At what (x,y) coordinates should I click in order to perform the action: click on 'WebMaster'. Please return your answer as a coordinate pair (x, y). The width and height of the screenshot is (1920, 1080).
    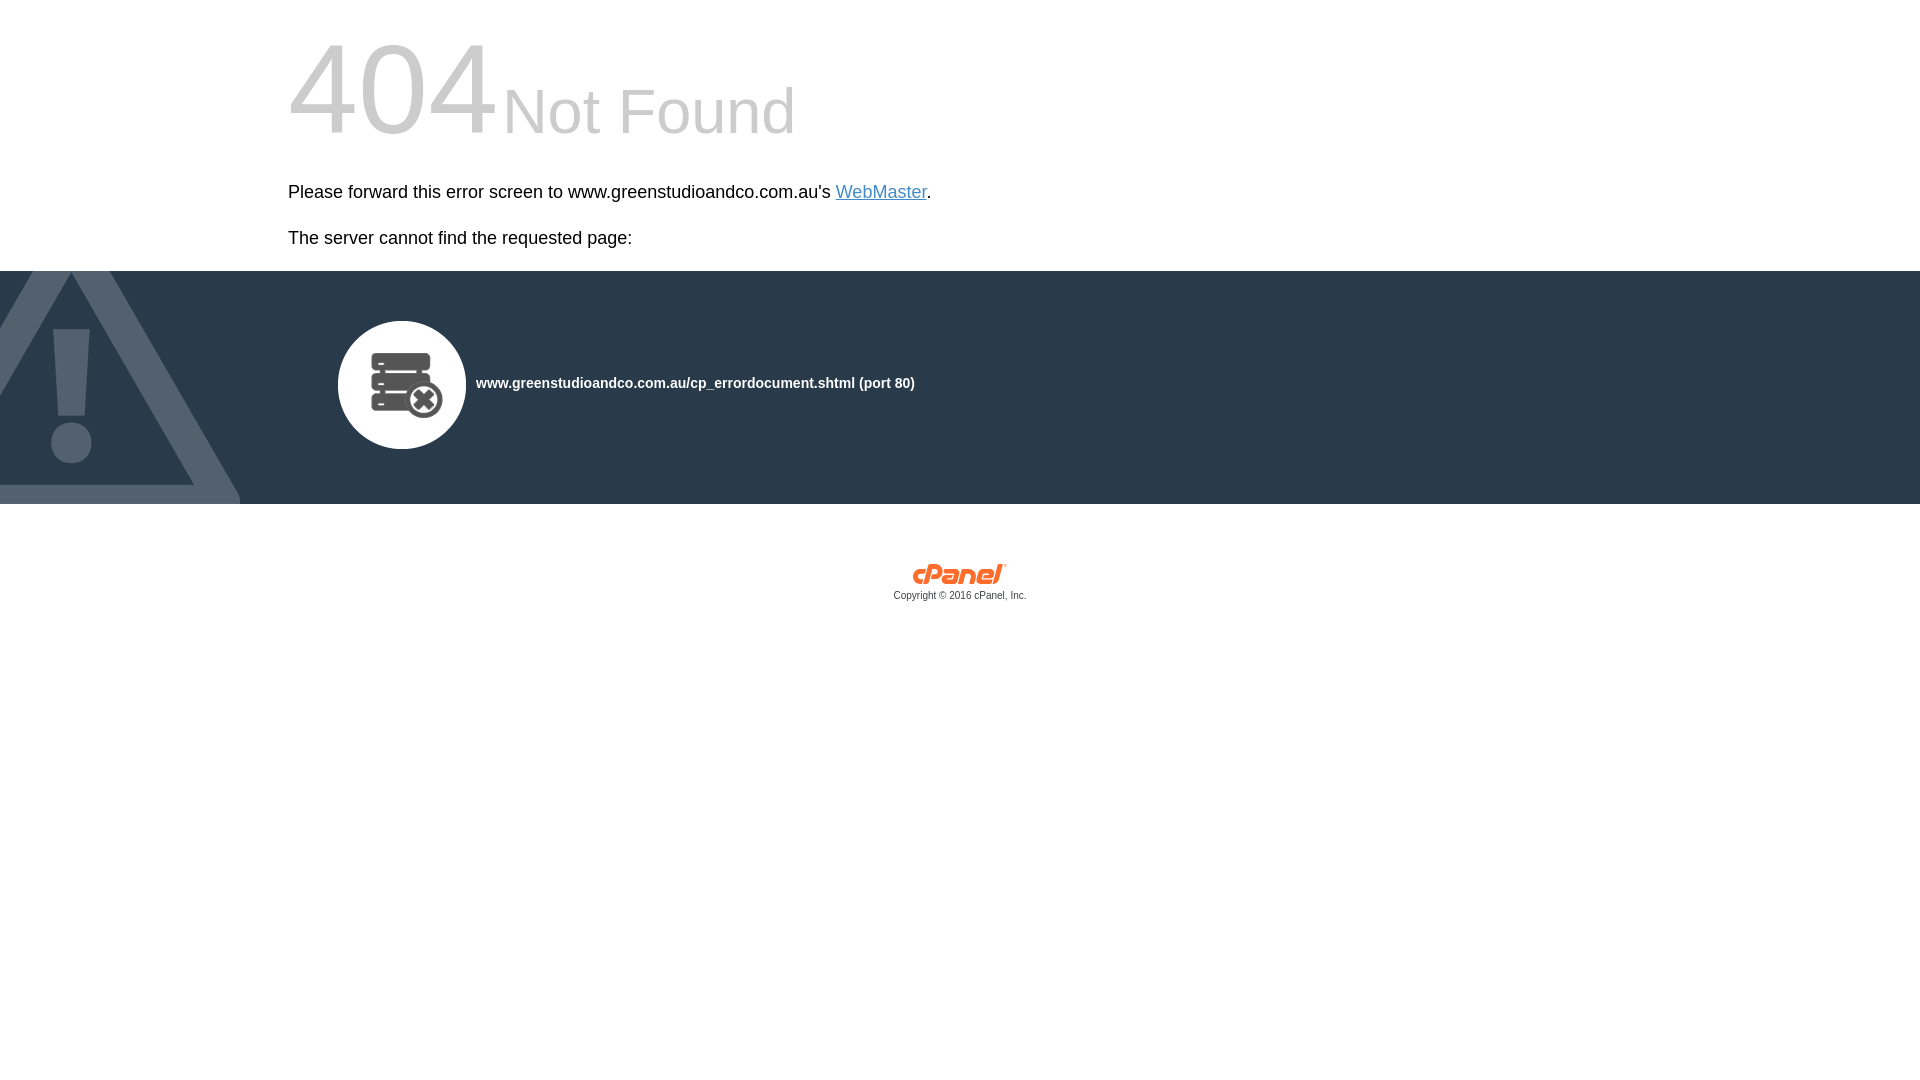
    Looking at the image, I should click on (880, 192).